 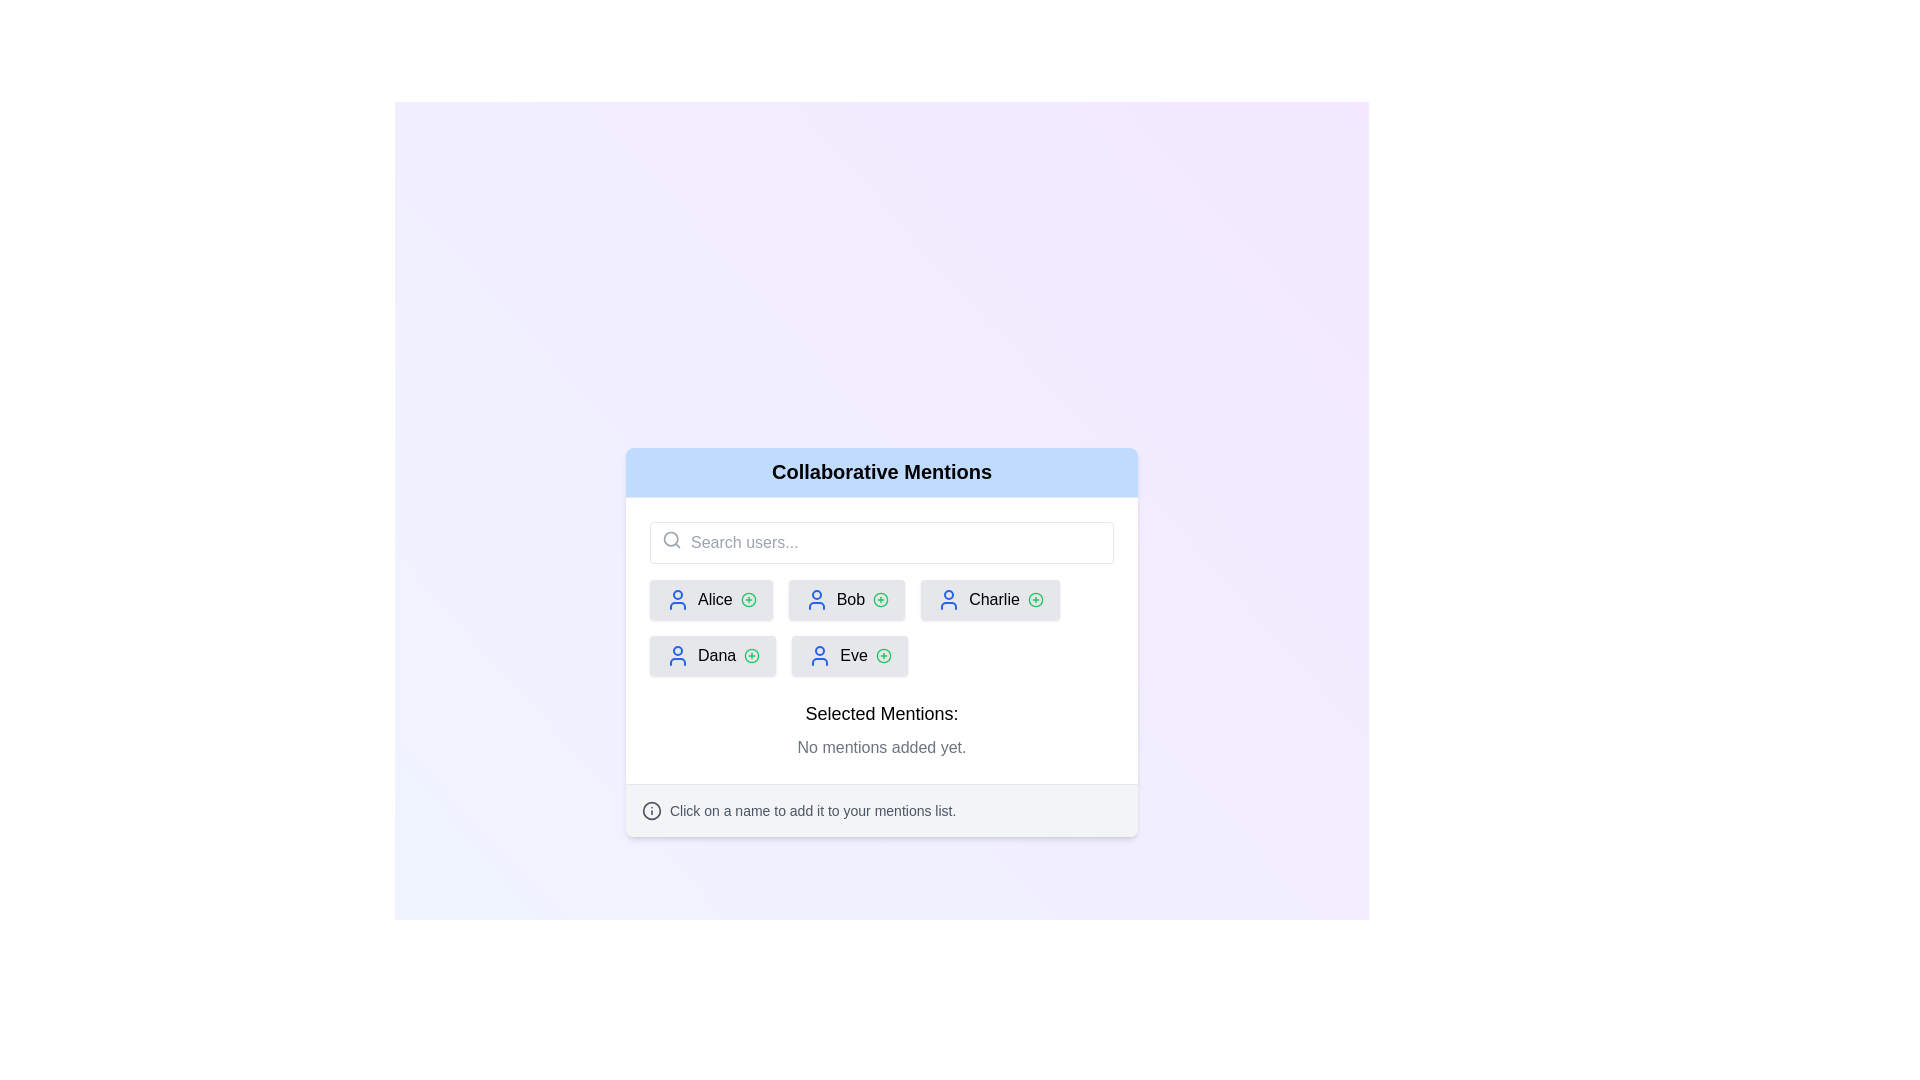 I want to click on the user icon represented by a blue circular head and shoulder outline located next to the text label 'Bob' in the user selection grid, so click(x=816, y=598).